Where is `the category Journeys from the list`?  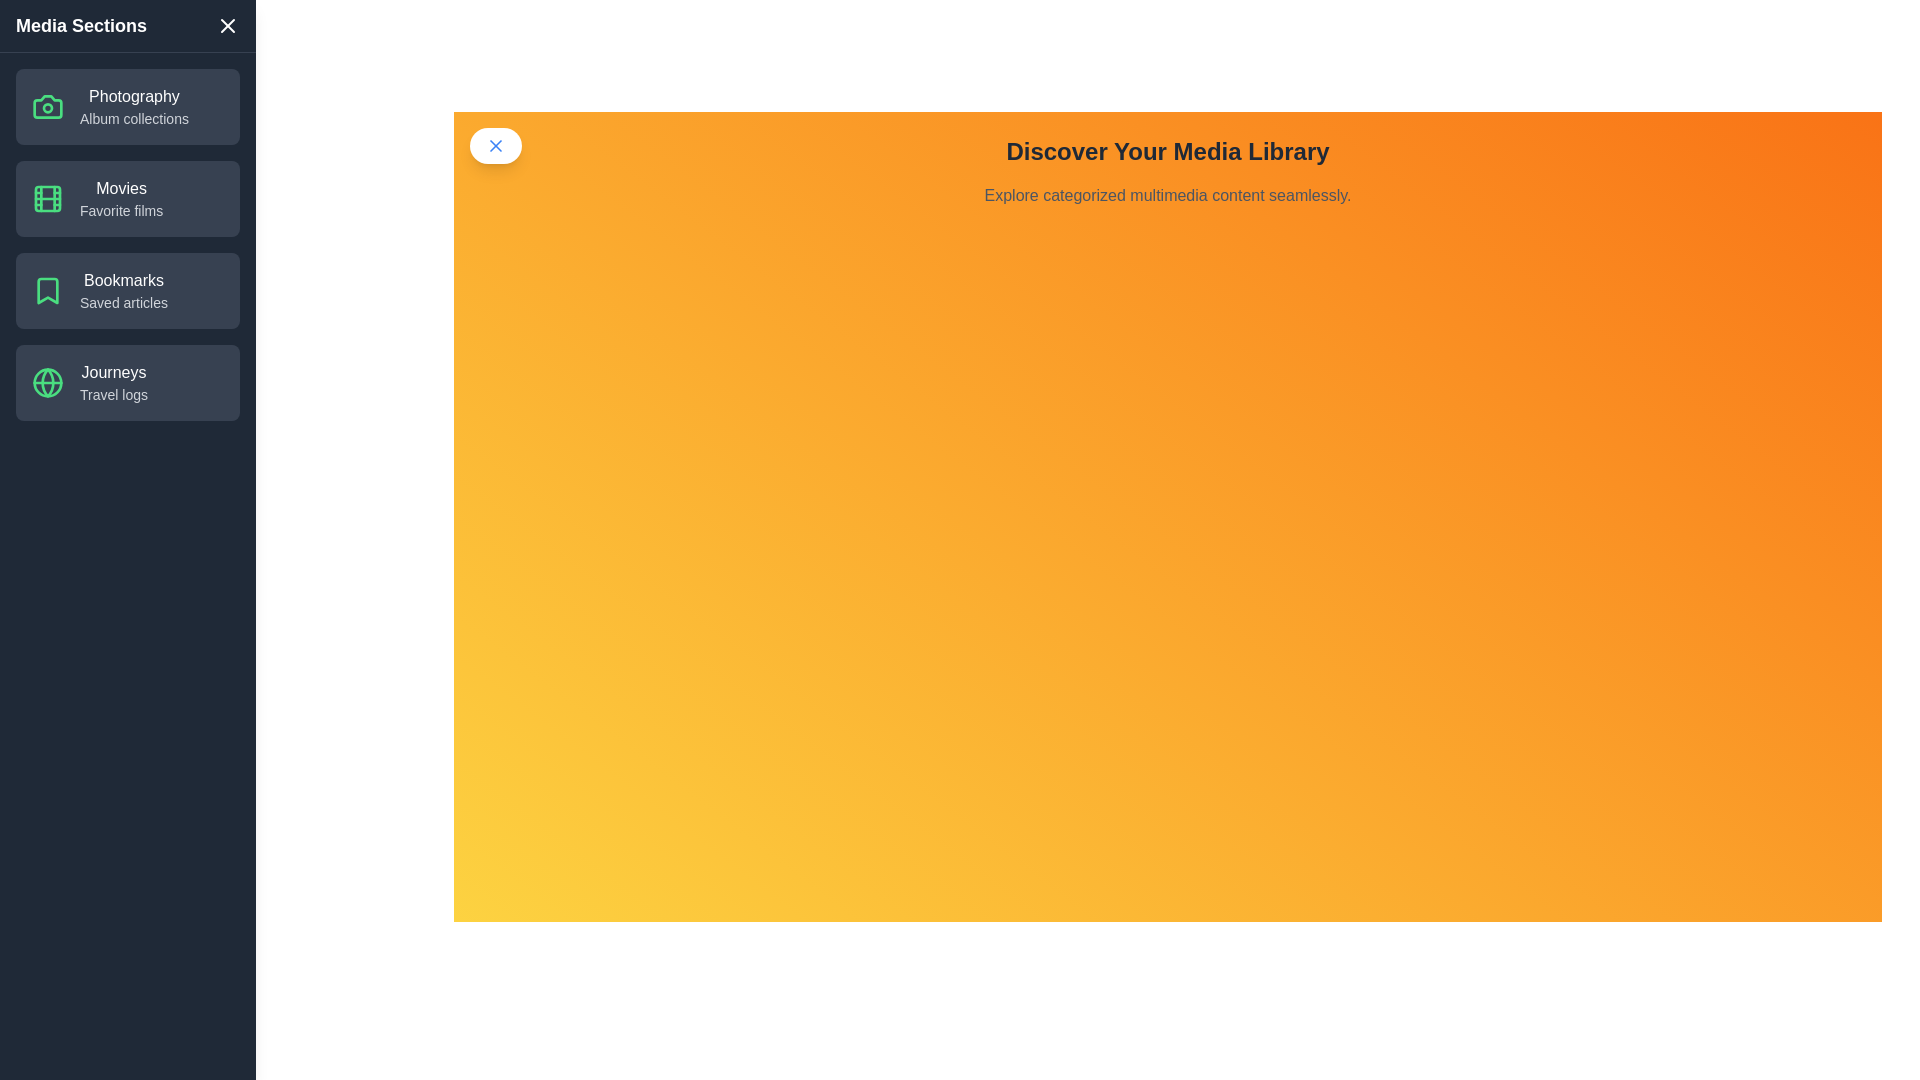
the category Journeys from the list is located at coordinates (127, 382).